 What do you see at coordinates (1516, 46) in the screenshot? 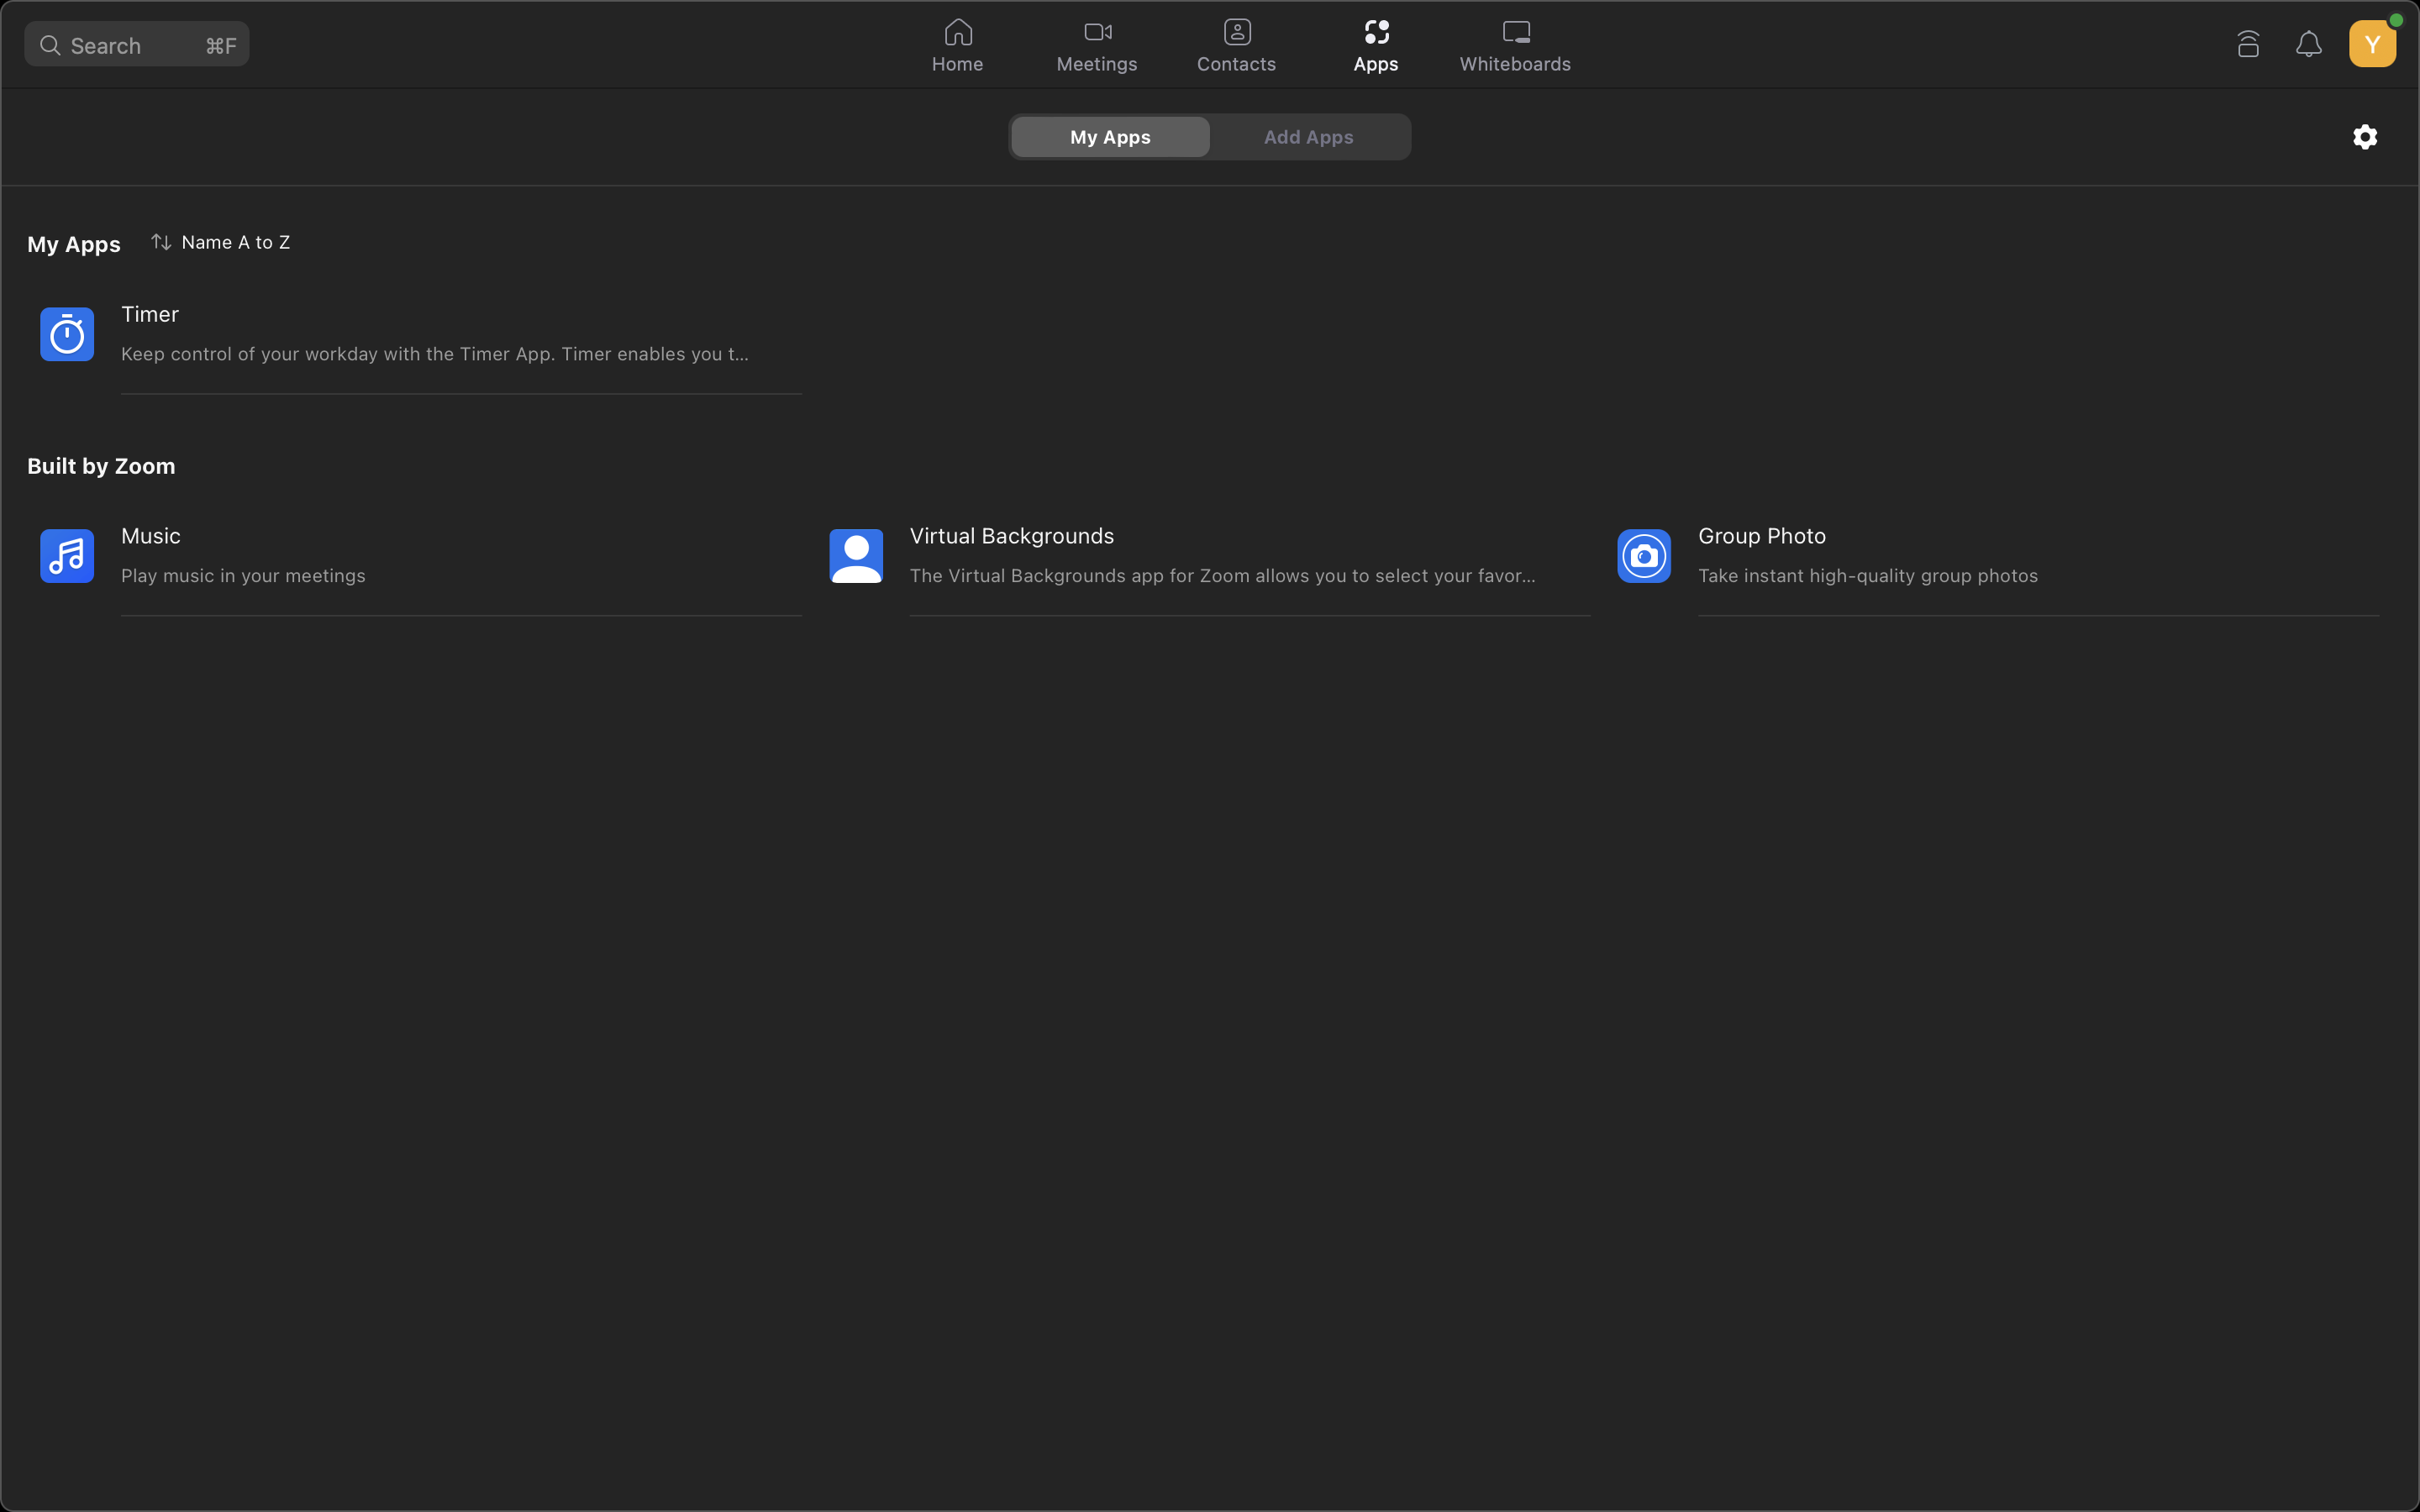
I see `the whiteboard software` at bounding box center [1516, 46].